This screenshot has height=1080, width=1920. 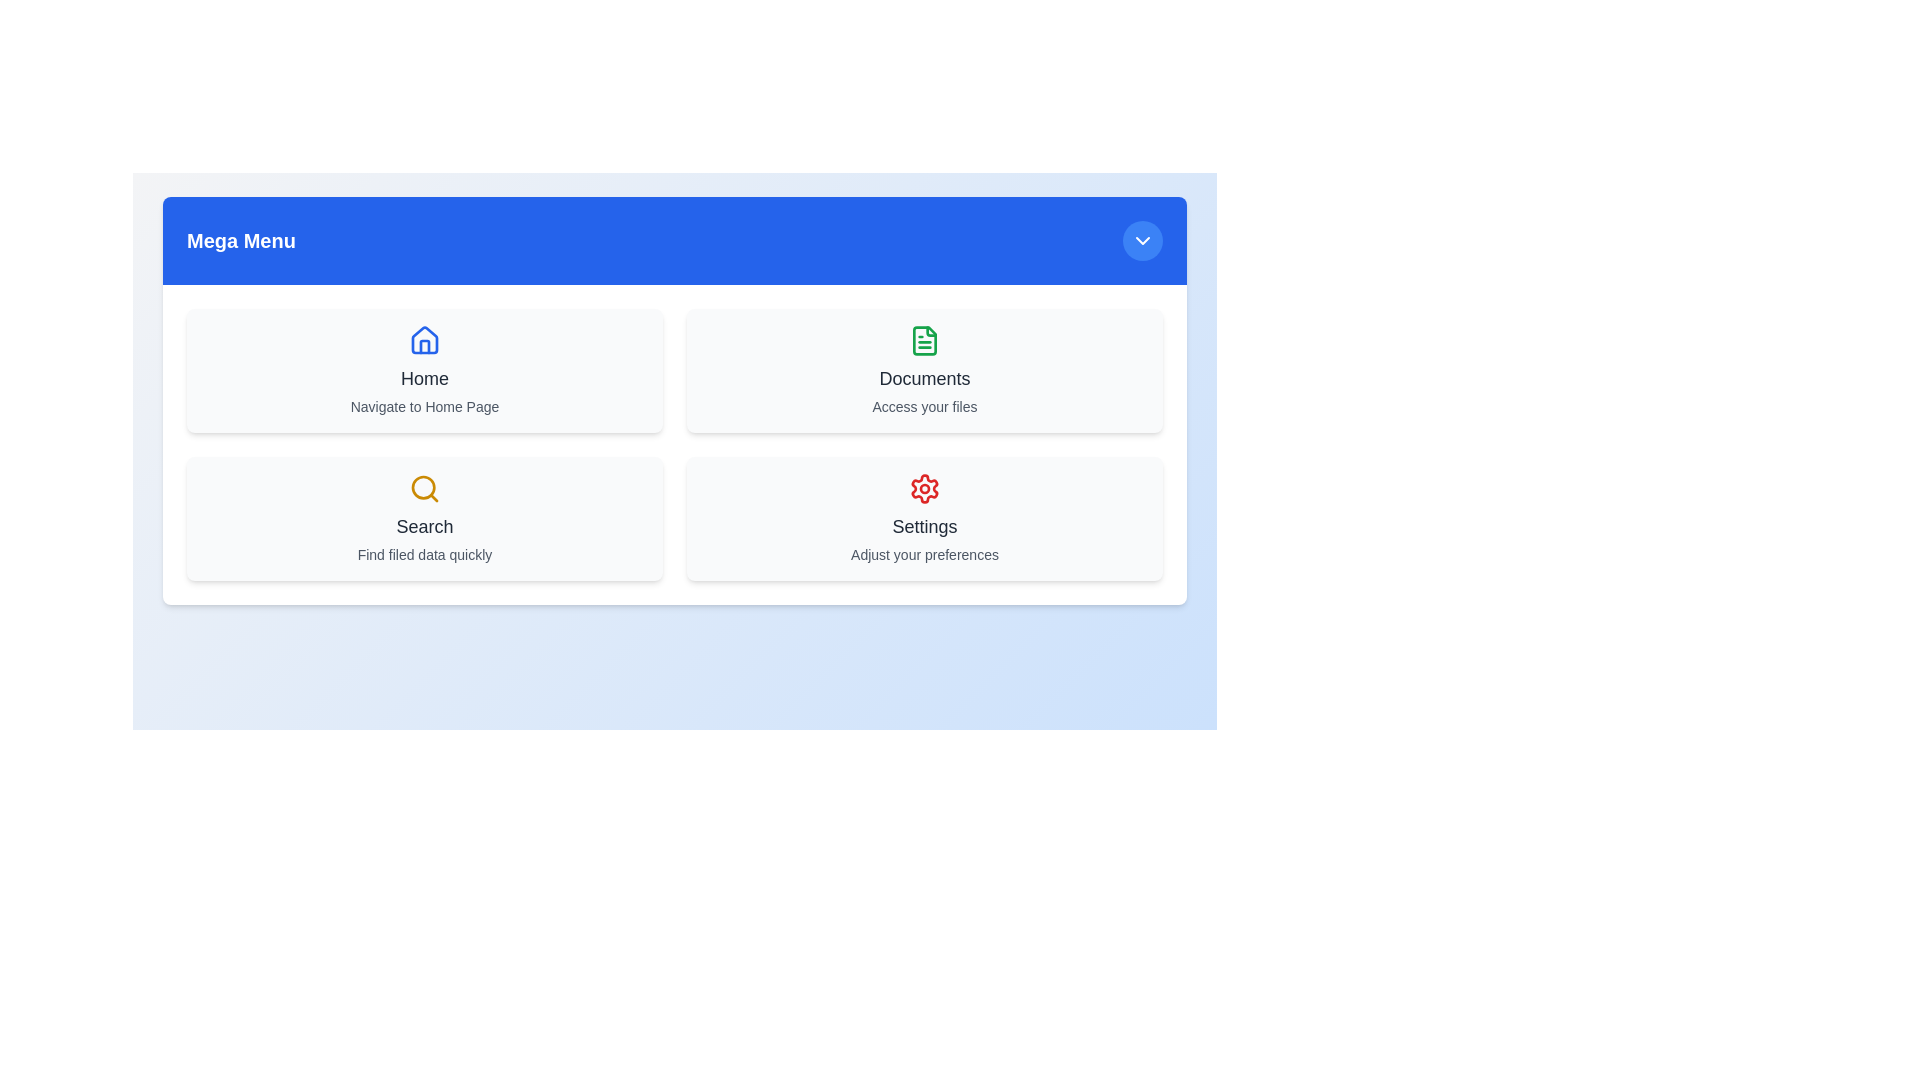 What do you see at coordinates (1142, 239) in the screenshot?
I see `arrow button to toggle the submenu` at bounding box center [1142, 239].